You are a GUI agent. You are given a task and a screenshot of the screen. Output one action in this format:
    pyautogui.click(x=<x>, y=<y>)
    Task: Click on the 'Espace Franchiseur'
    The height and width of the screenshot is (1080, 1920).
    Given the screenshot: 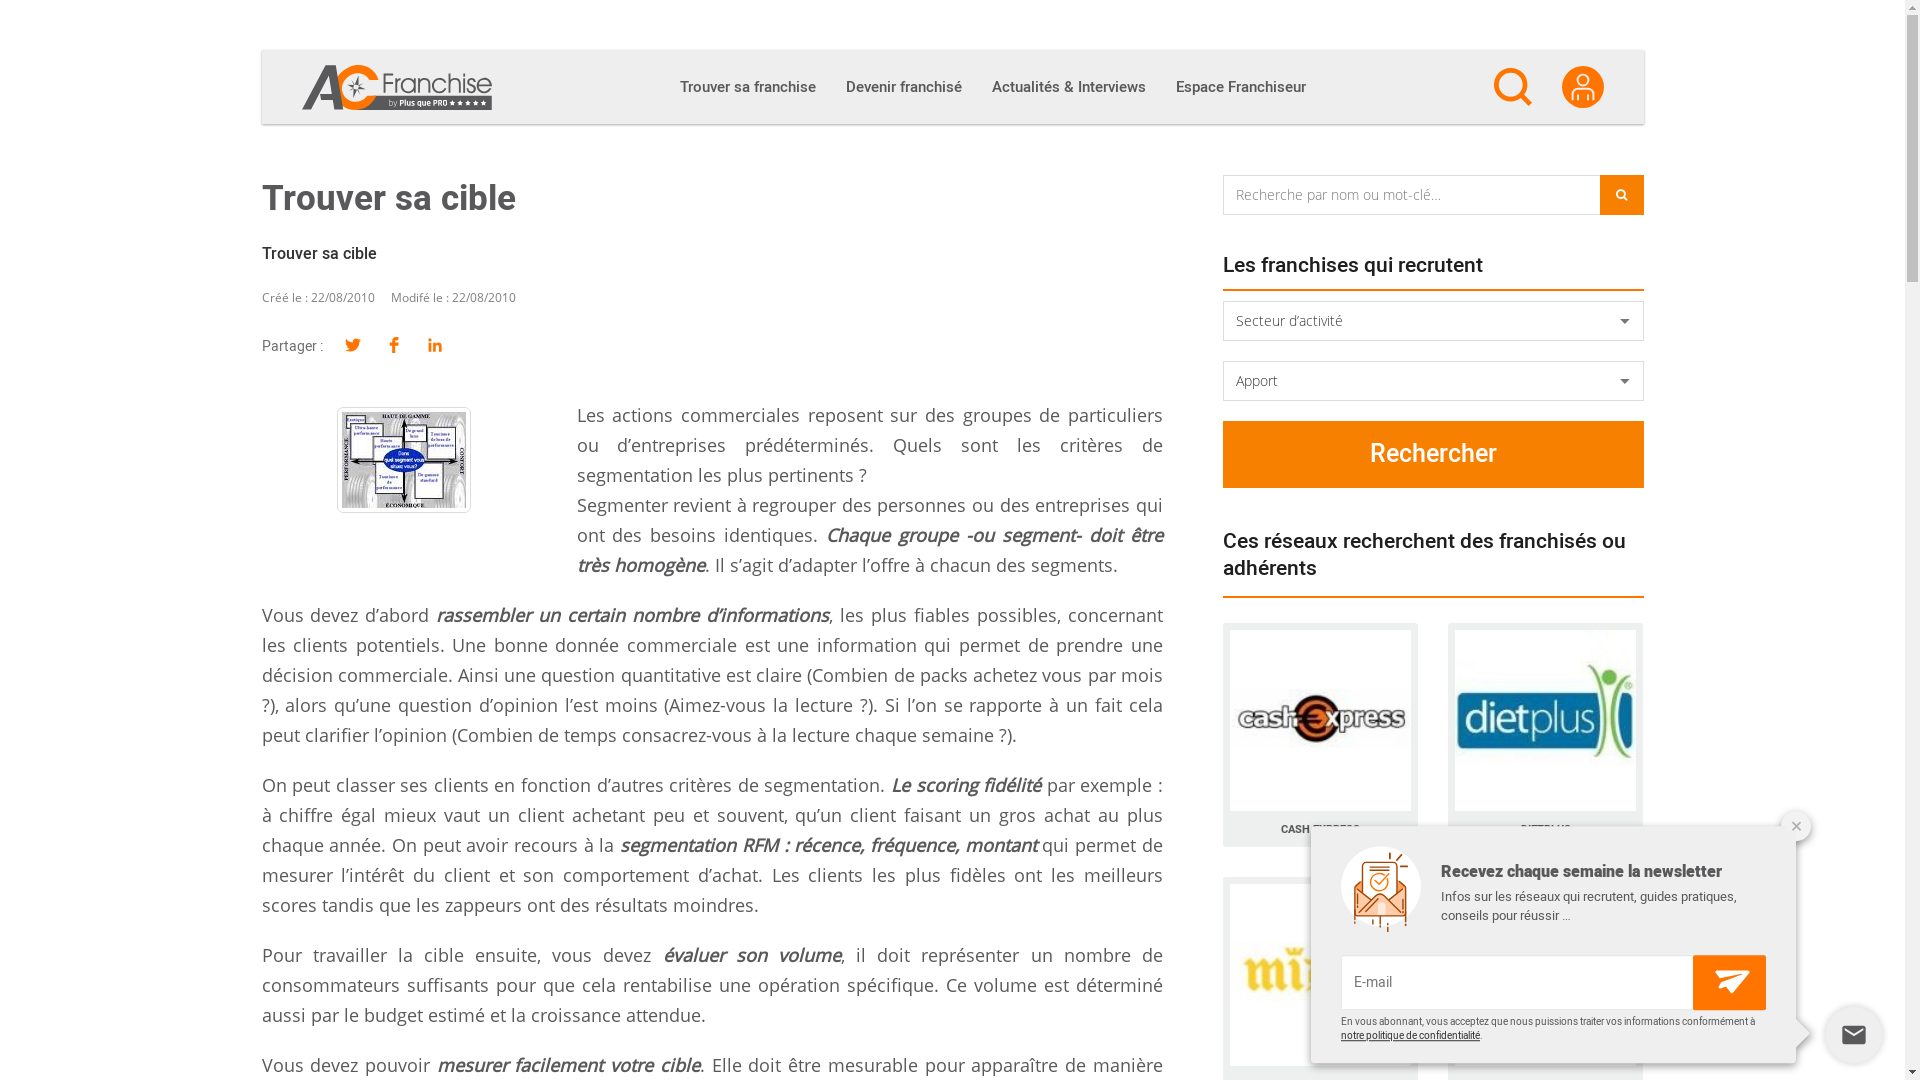 What is the action you would take?
    pyautogui.click(x=1238, y=86)
    